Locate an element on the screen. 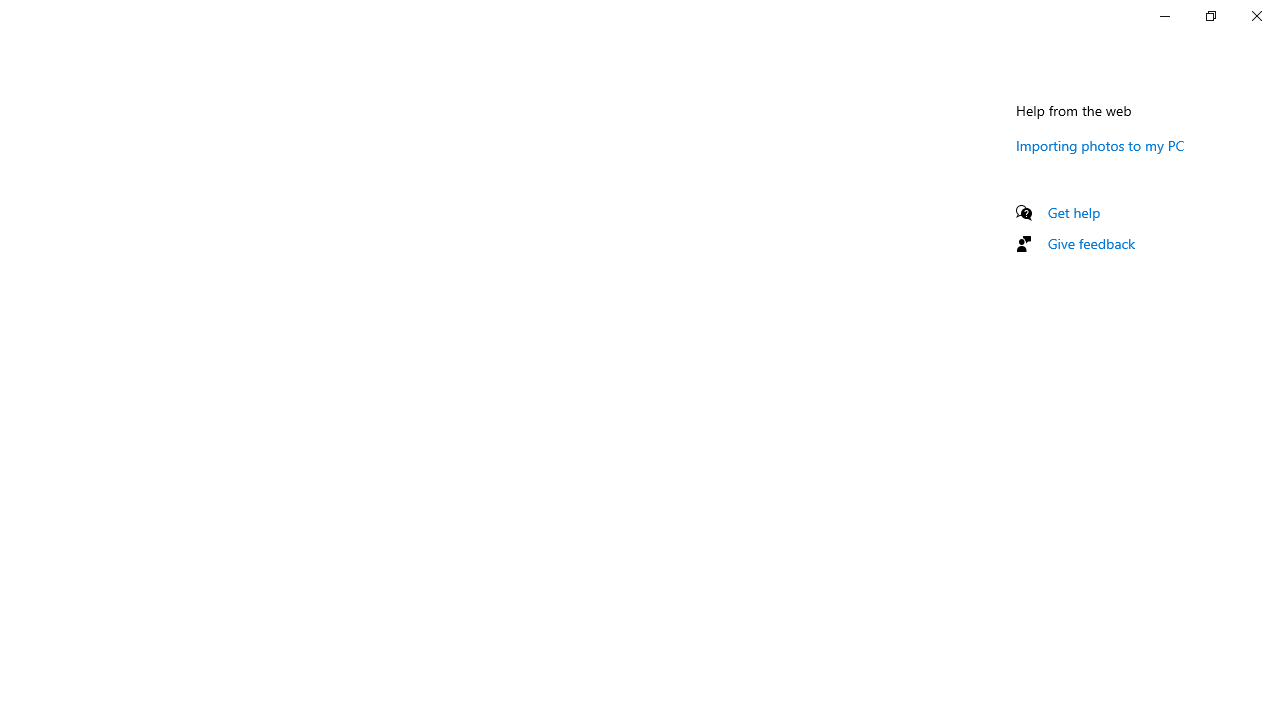  'Importing photos to my PC' is located at coordinates (1099, 144).